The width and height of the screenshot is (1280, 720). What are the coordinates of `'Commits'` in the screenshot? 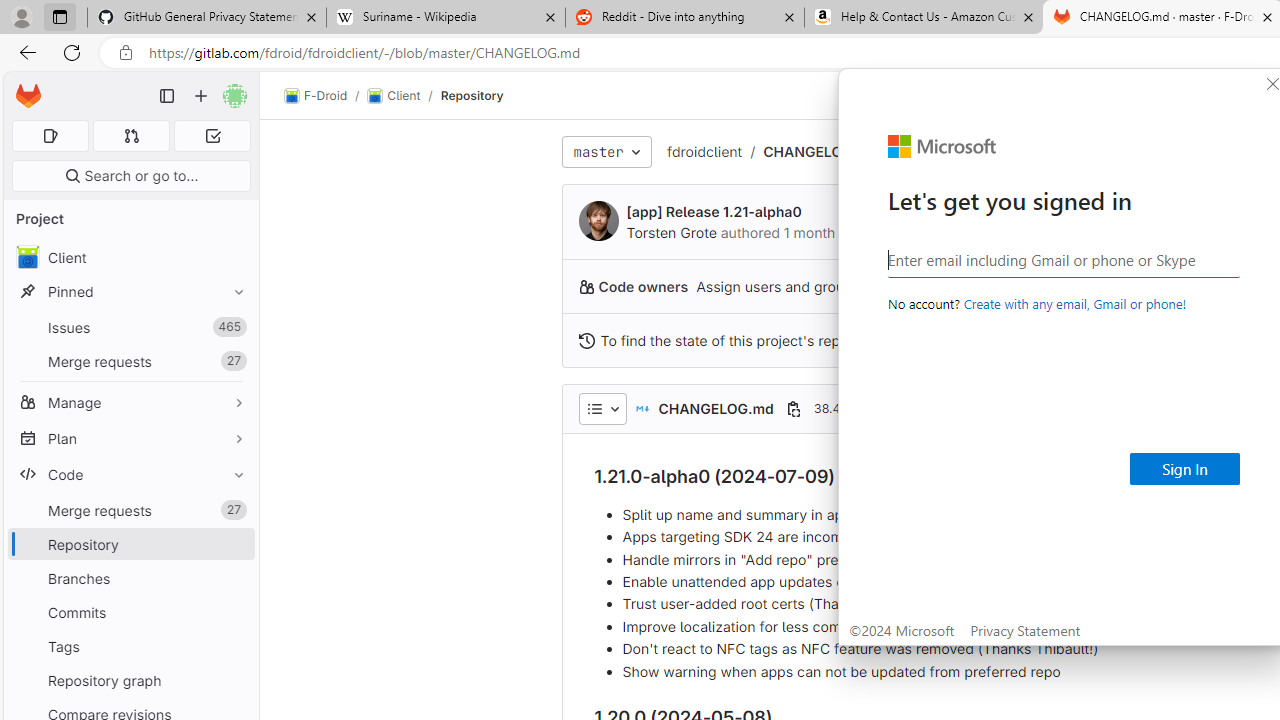 It's located at (130, 611).